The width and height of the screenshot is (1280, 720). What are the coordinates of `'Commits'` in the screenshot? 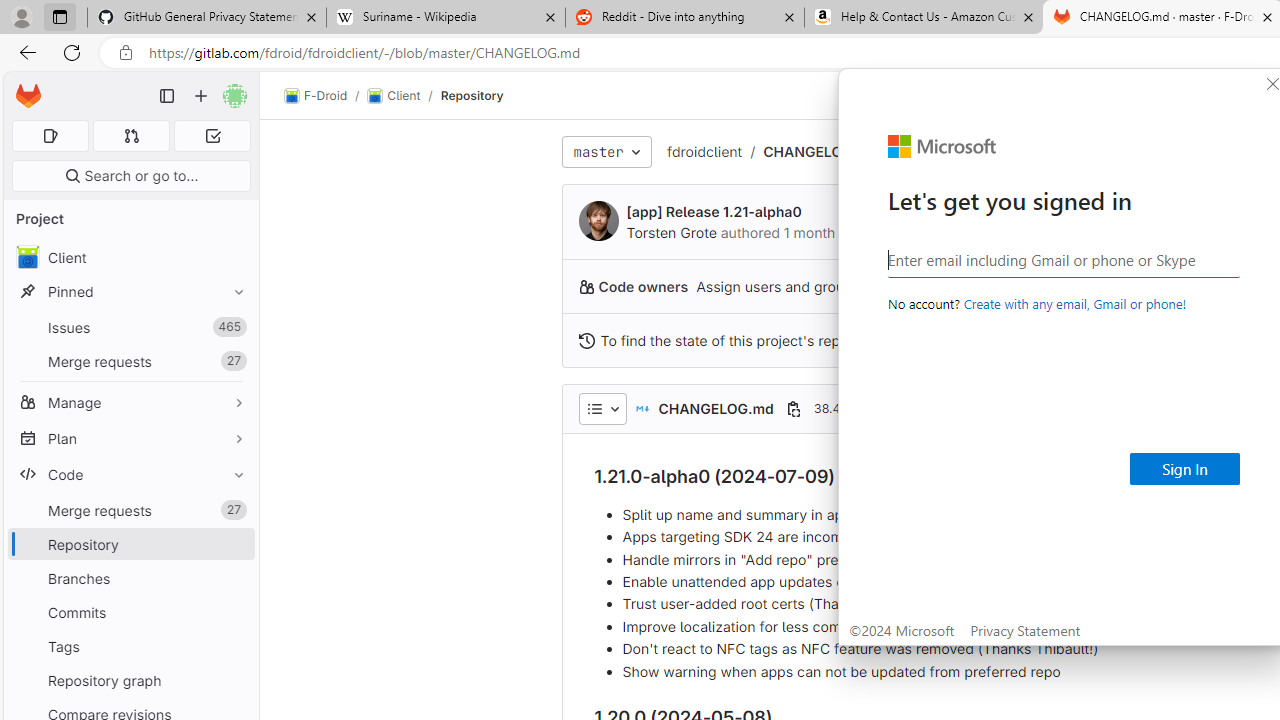 It's located at (130, 611).